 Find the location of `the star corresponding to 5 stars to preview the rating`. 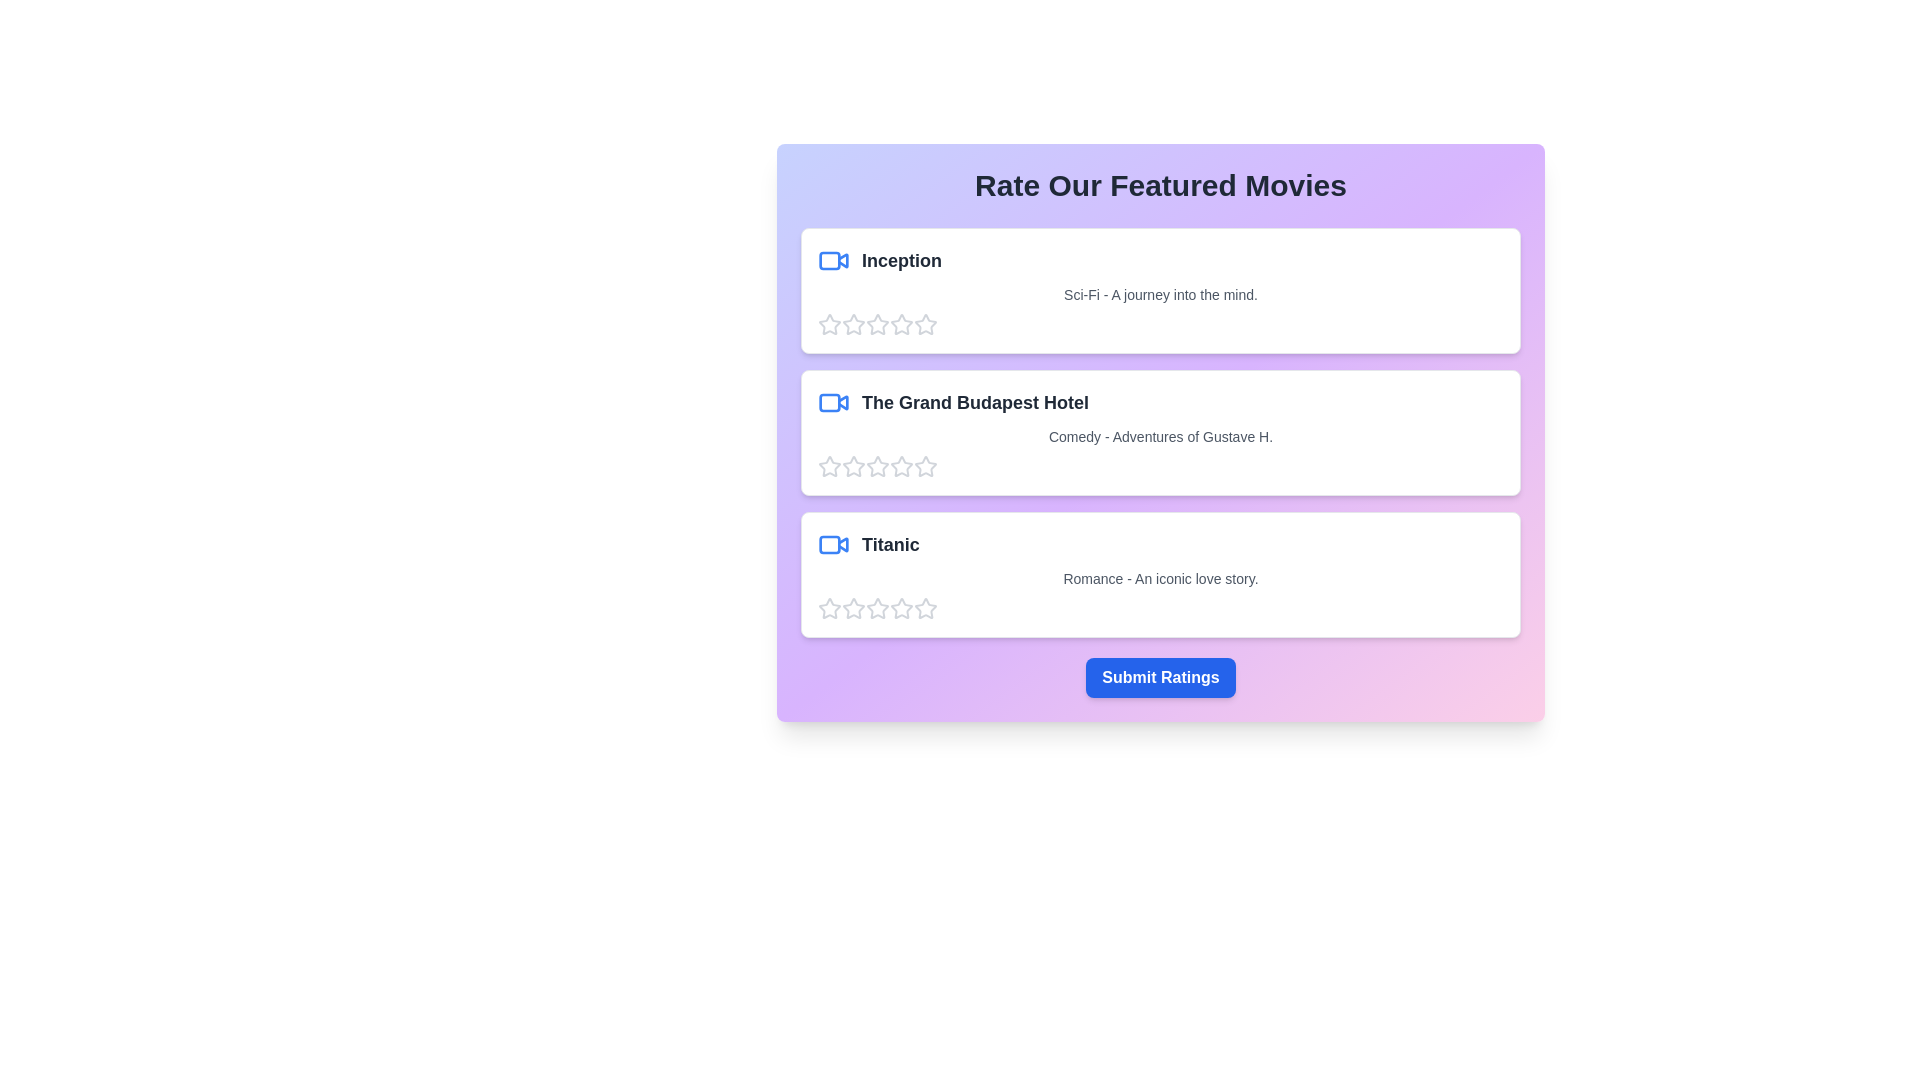

the star corresponding to 5 stars to preview the rating is located at coordinates (925, 323).